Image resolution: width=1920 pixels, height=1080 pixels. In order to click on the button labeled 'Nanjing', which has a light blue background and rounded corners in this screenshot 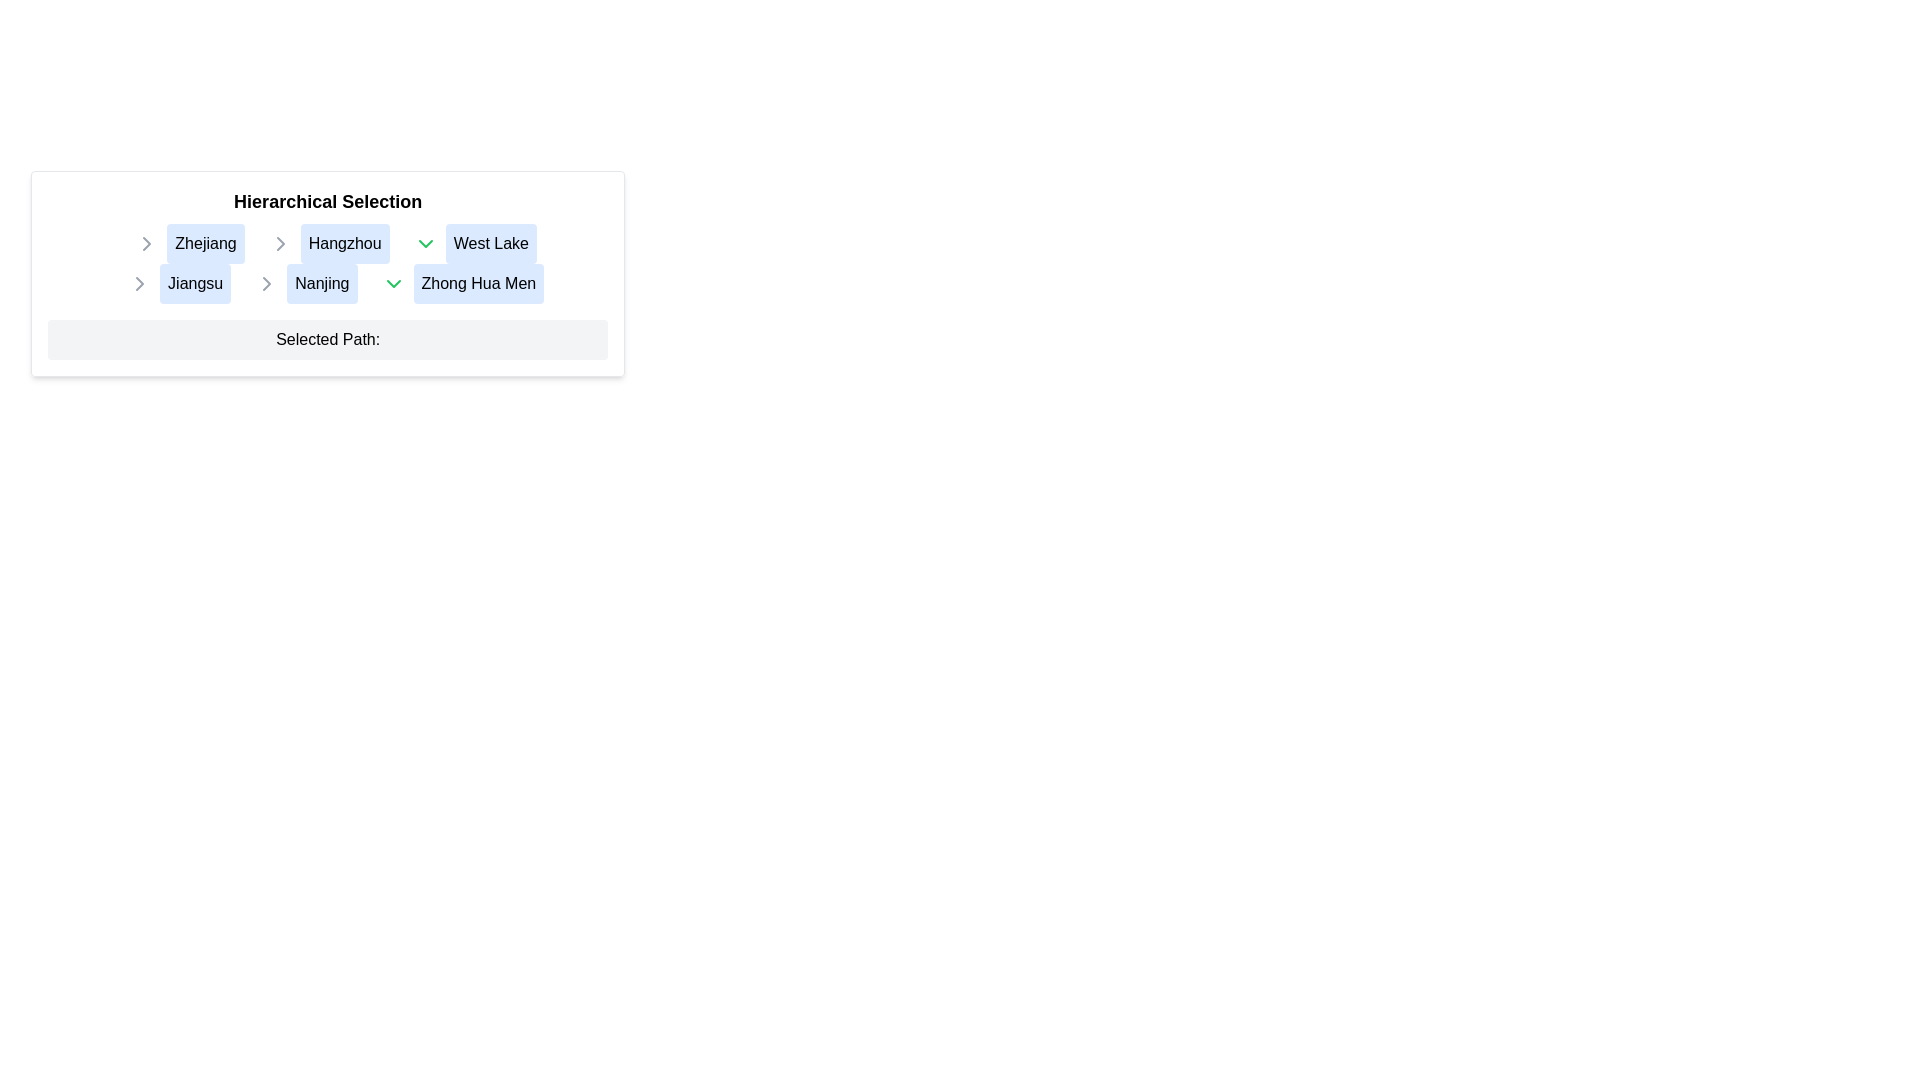, I will do `click(336, 284)`.